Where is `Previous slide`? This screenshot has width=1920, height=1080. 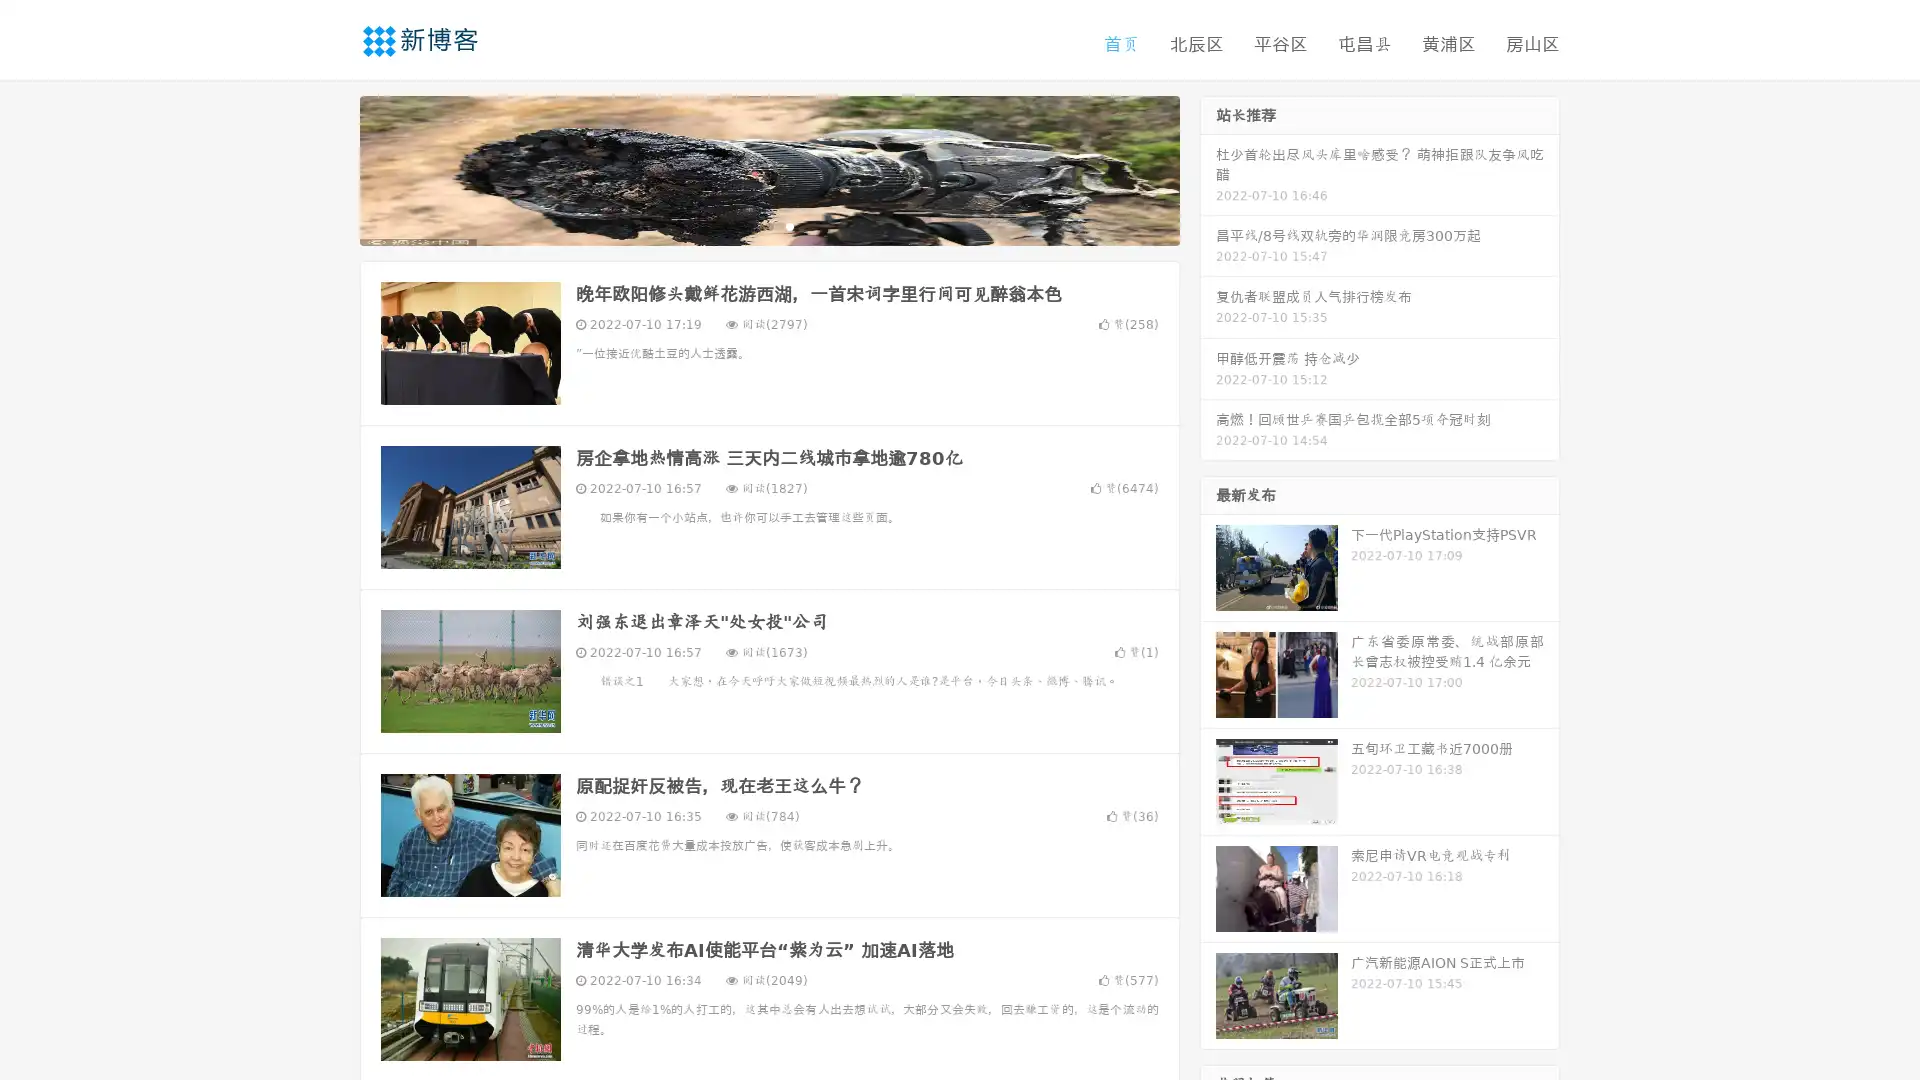 Previous slide is located at coordinates (330, 168).